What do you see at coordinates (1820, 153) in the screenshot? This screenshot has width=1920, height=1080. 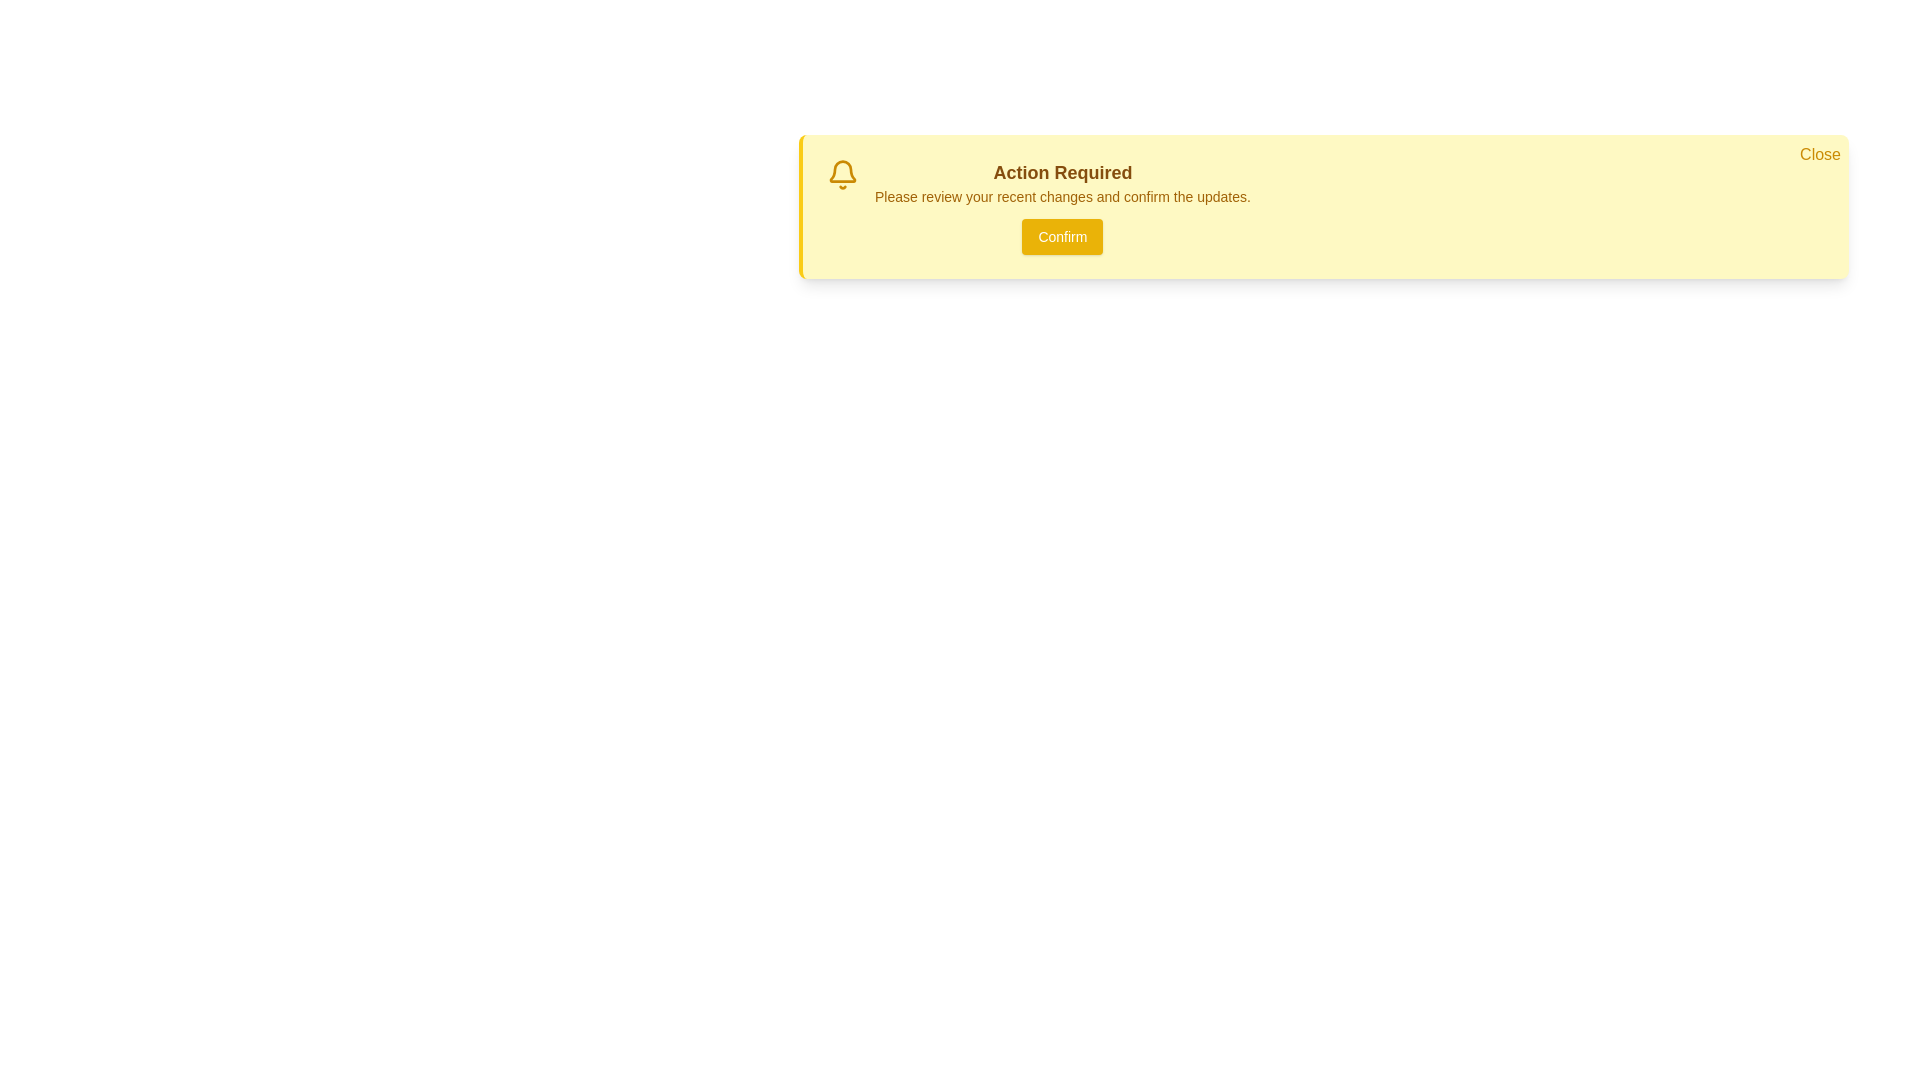 I see `the Close button to dismiss the notification card` at bounding box center [1820, 153].